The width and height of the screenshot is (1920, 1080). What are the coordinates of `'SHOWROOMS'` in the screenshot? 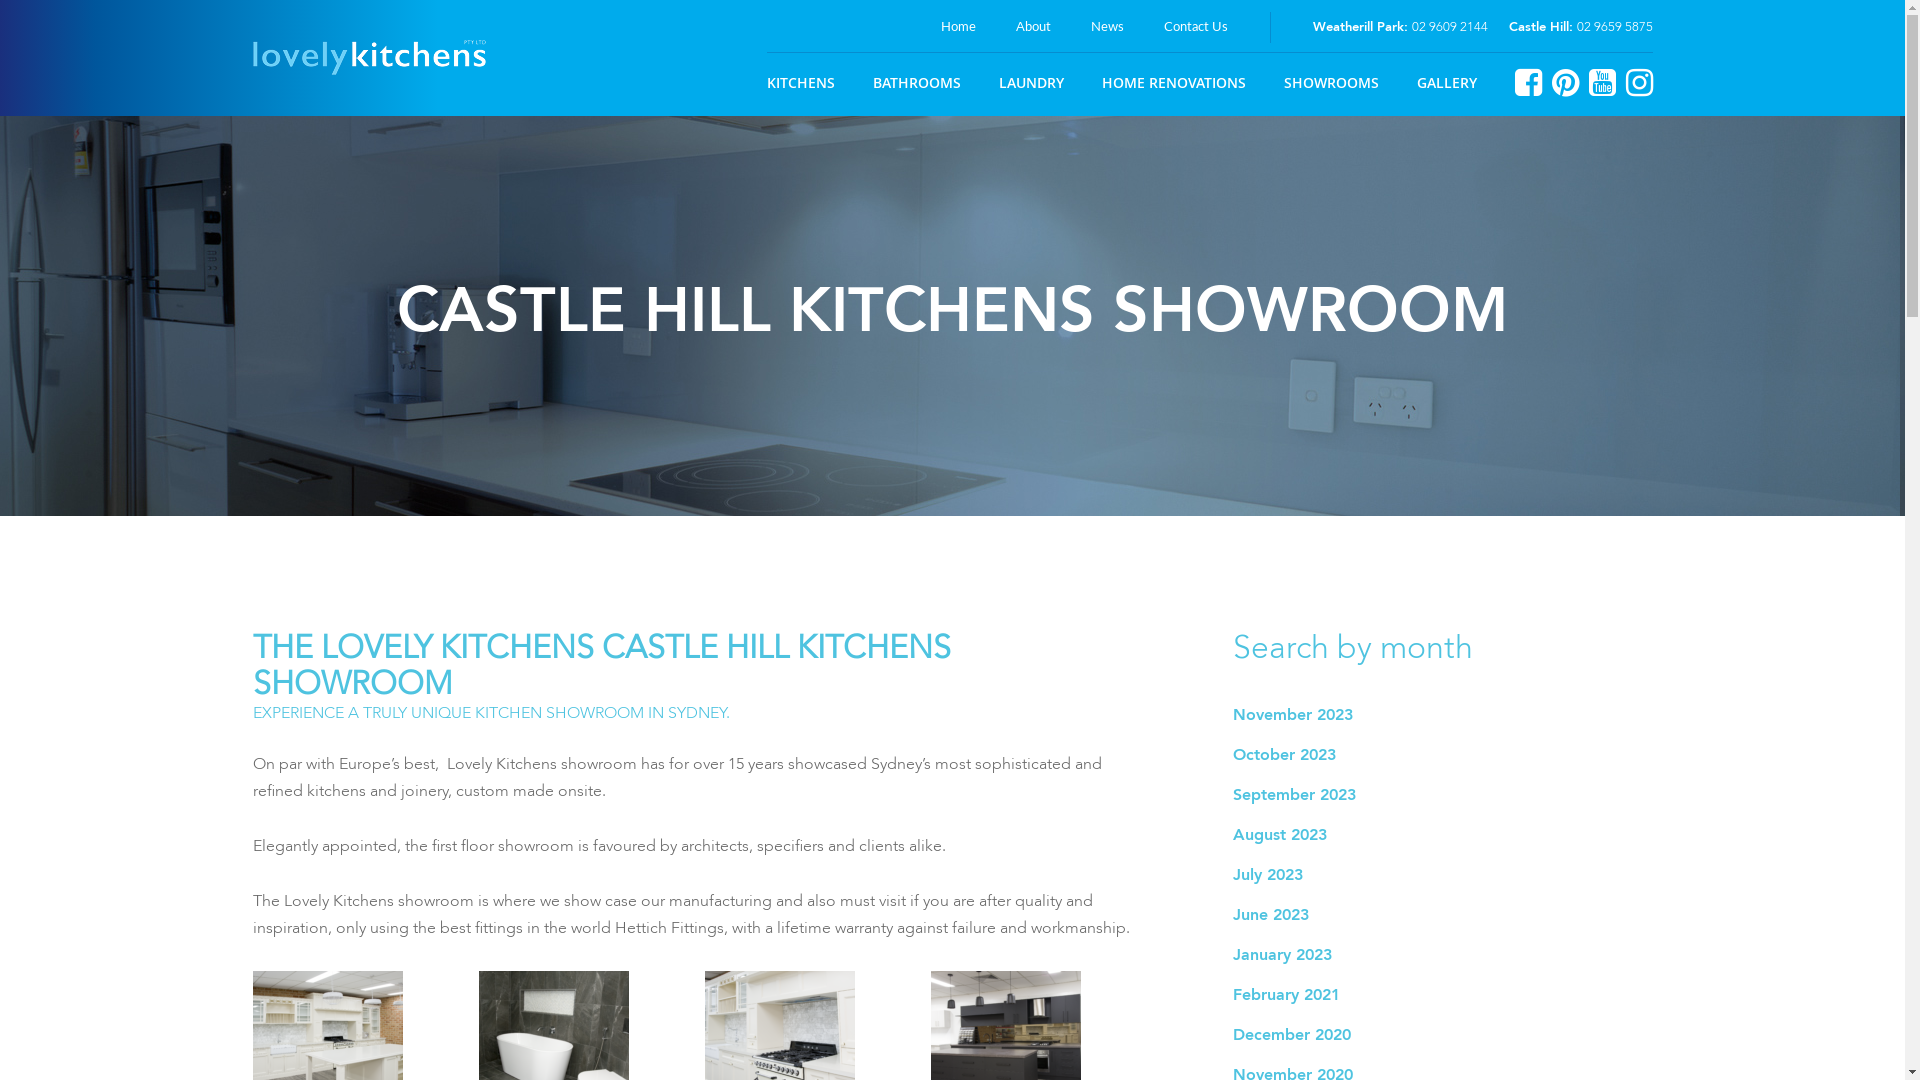 It's located at (1283, 81).